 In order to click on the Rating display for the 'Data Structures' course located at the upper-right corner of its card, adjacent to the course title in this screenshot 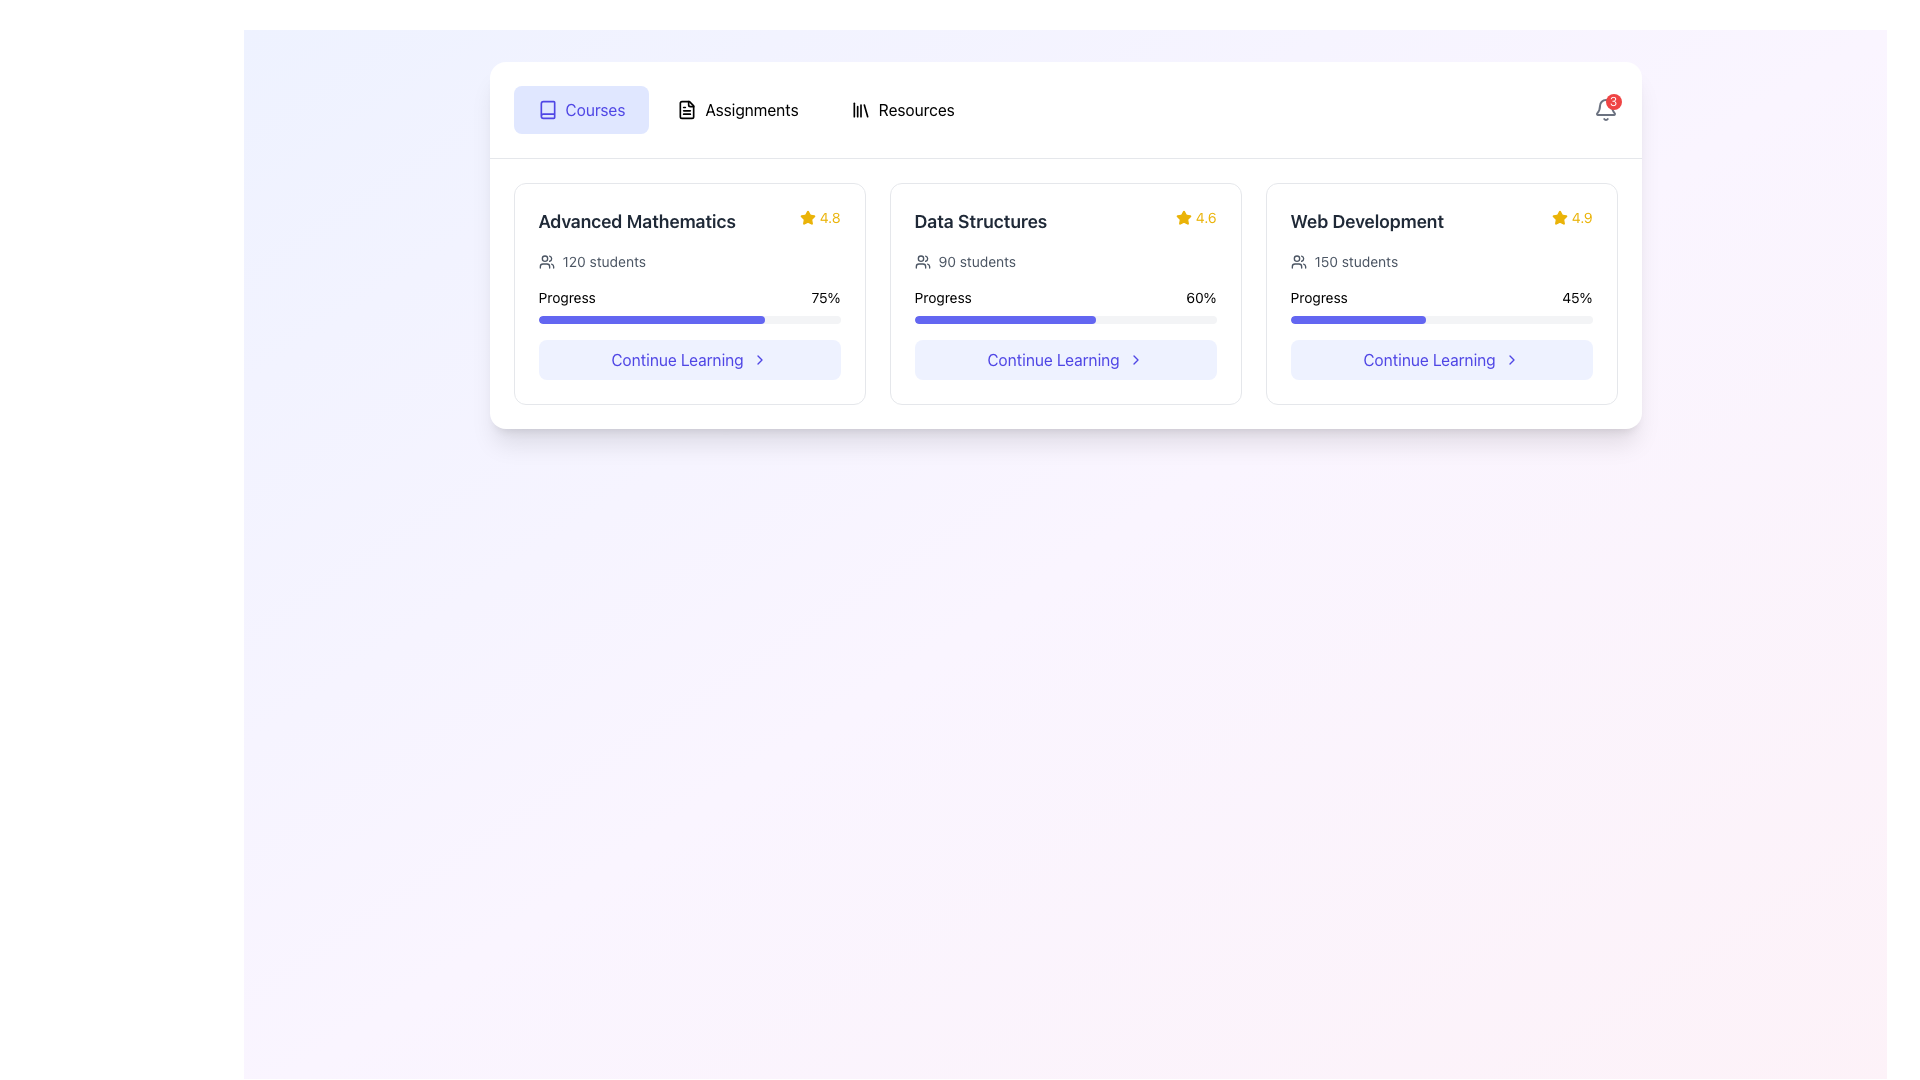, I will do `click(1196, 218)`.